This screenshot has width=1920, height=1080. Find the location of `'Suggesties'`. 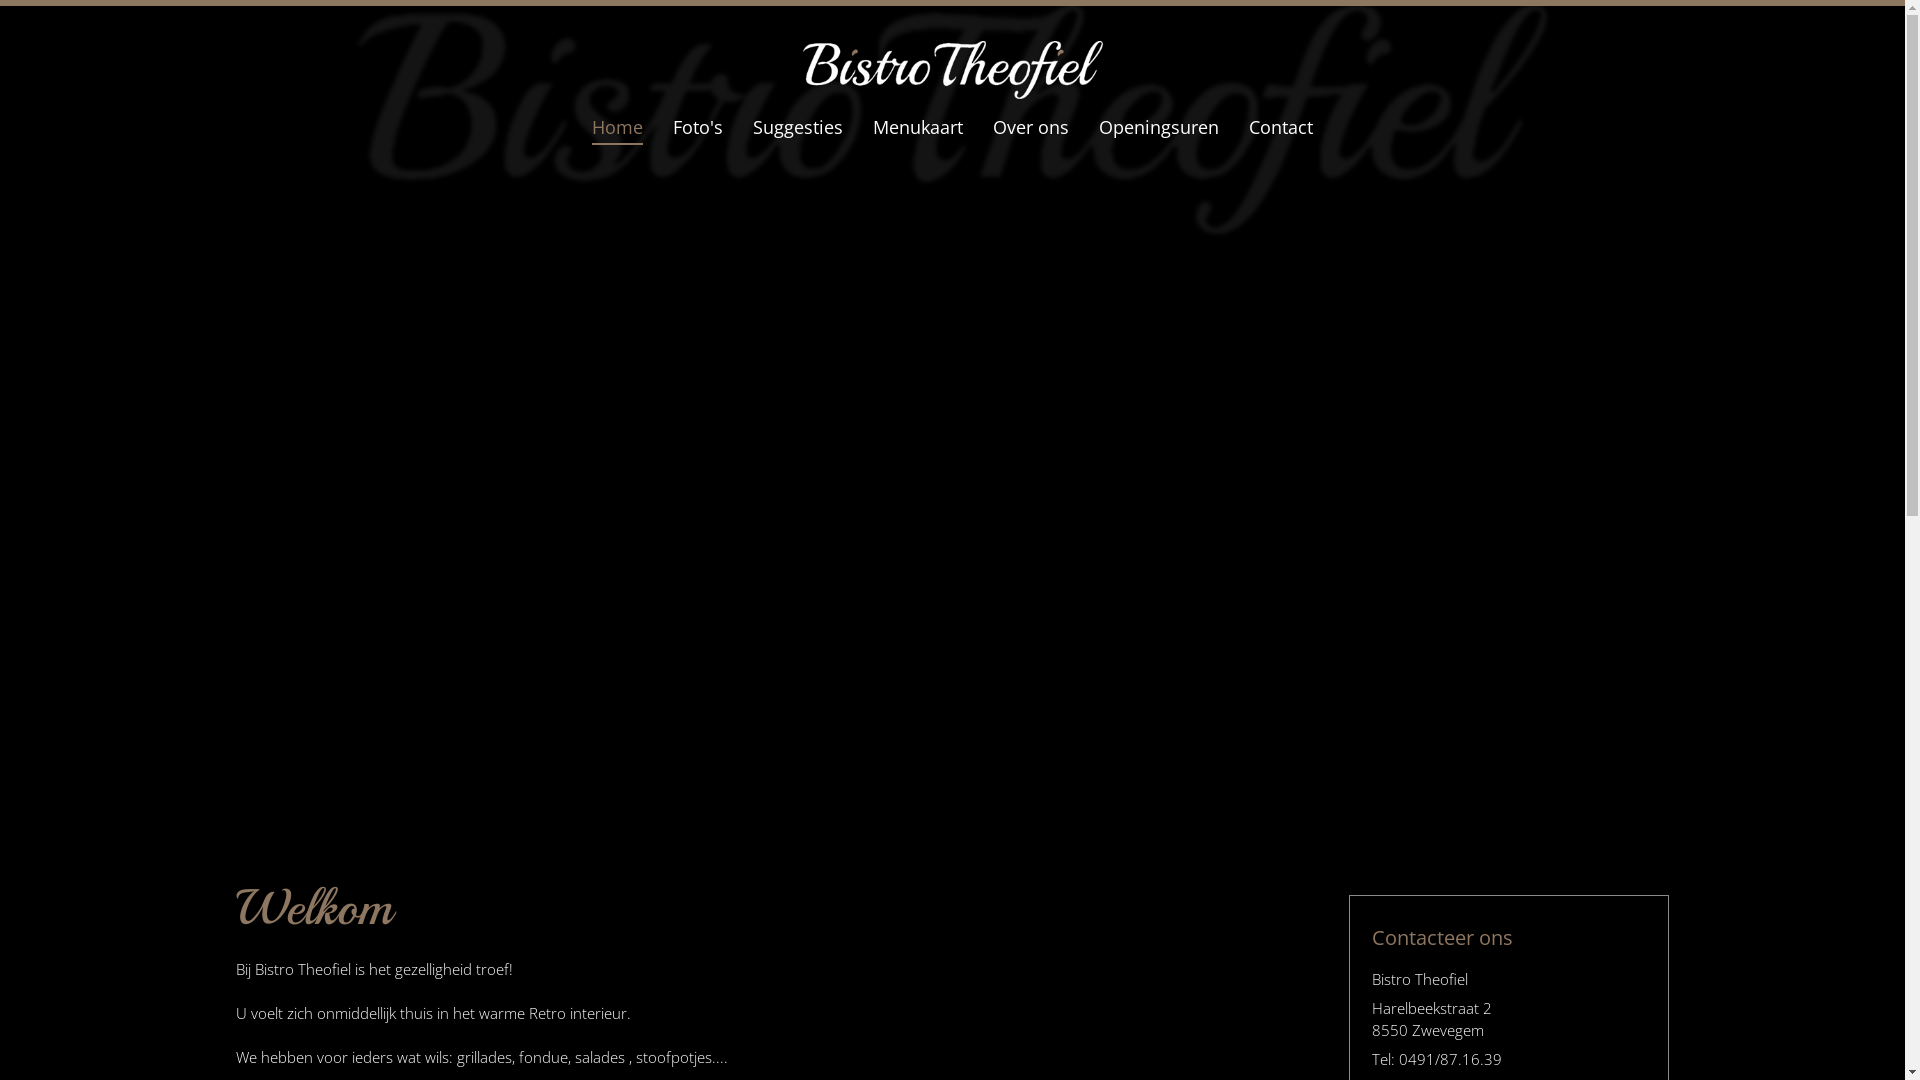

'Suggesties' is located at coordinates (796, 125).